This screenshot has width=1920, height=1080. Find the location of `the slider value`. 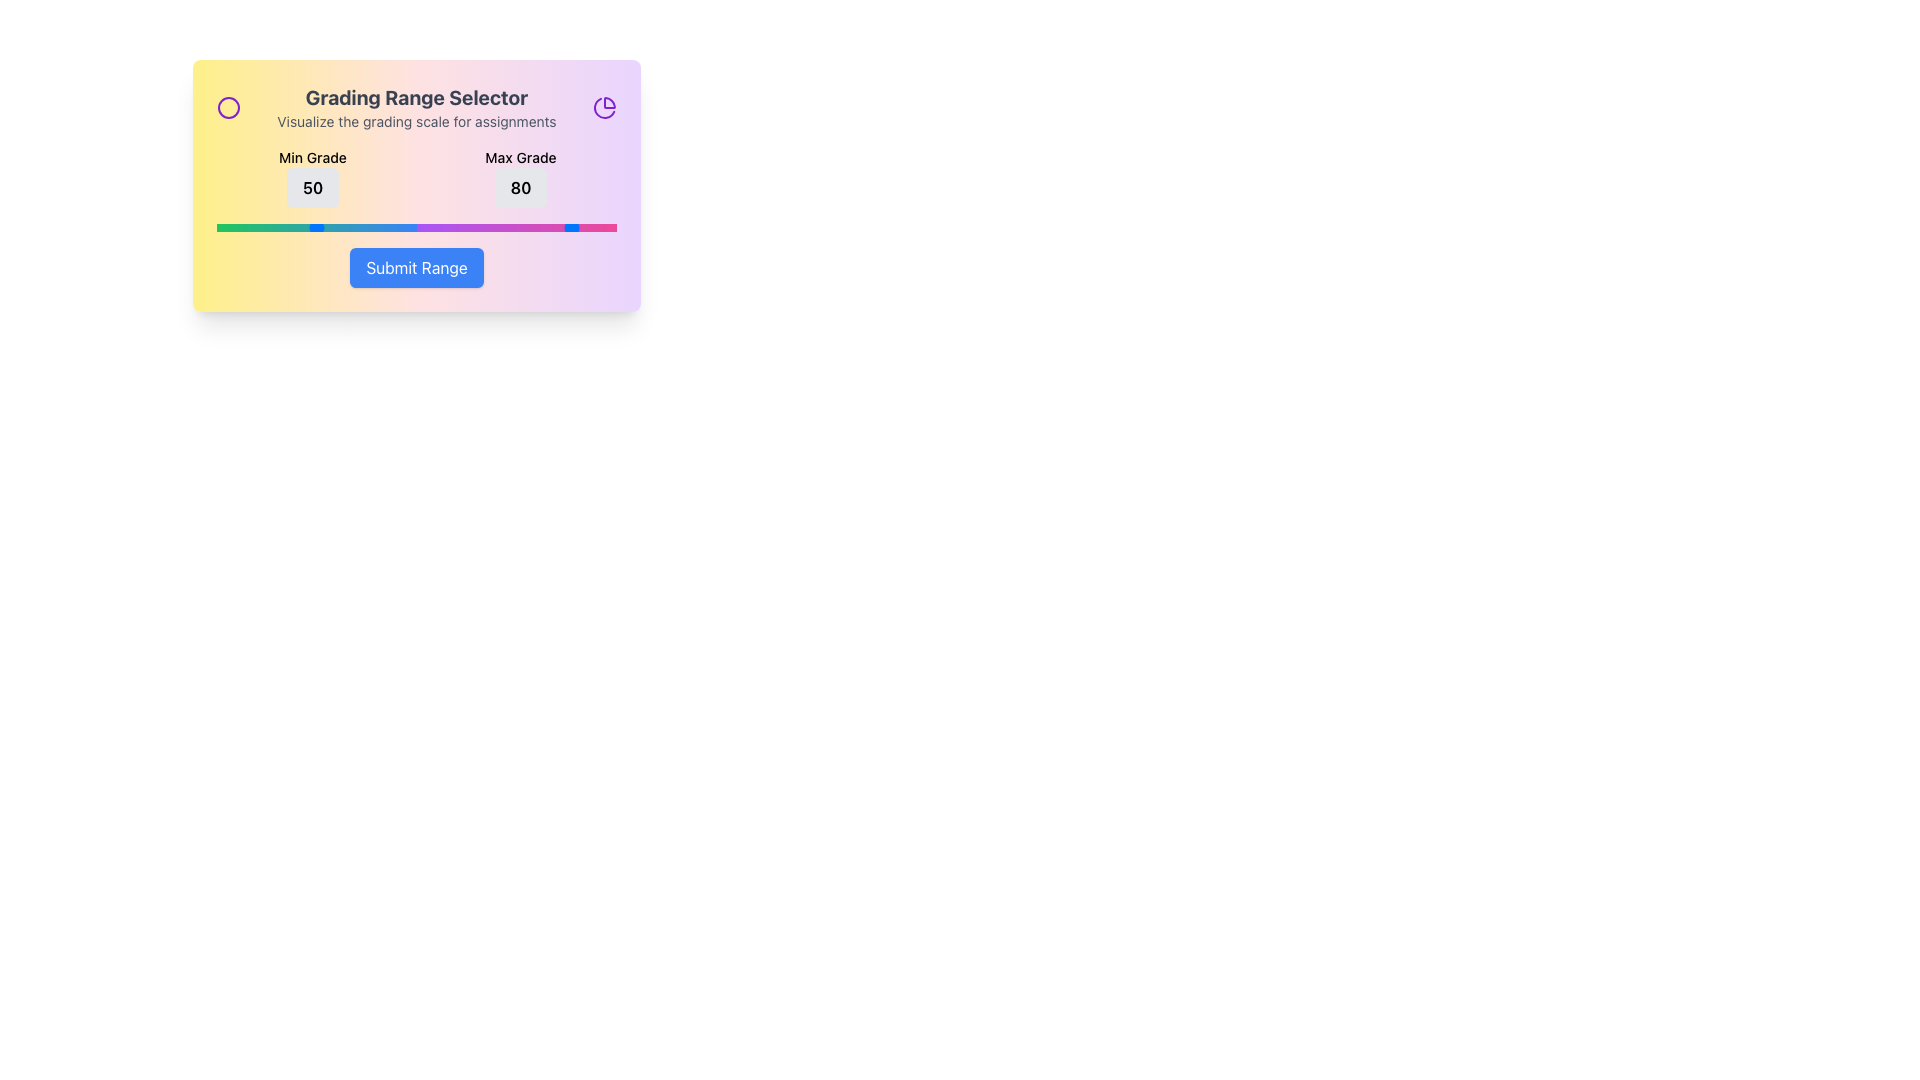

the slider value is located at coordinates (373, 226).